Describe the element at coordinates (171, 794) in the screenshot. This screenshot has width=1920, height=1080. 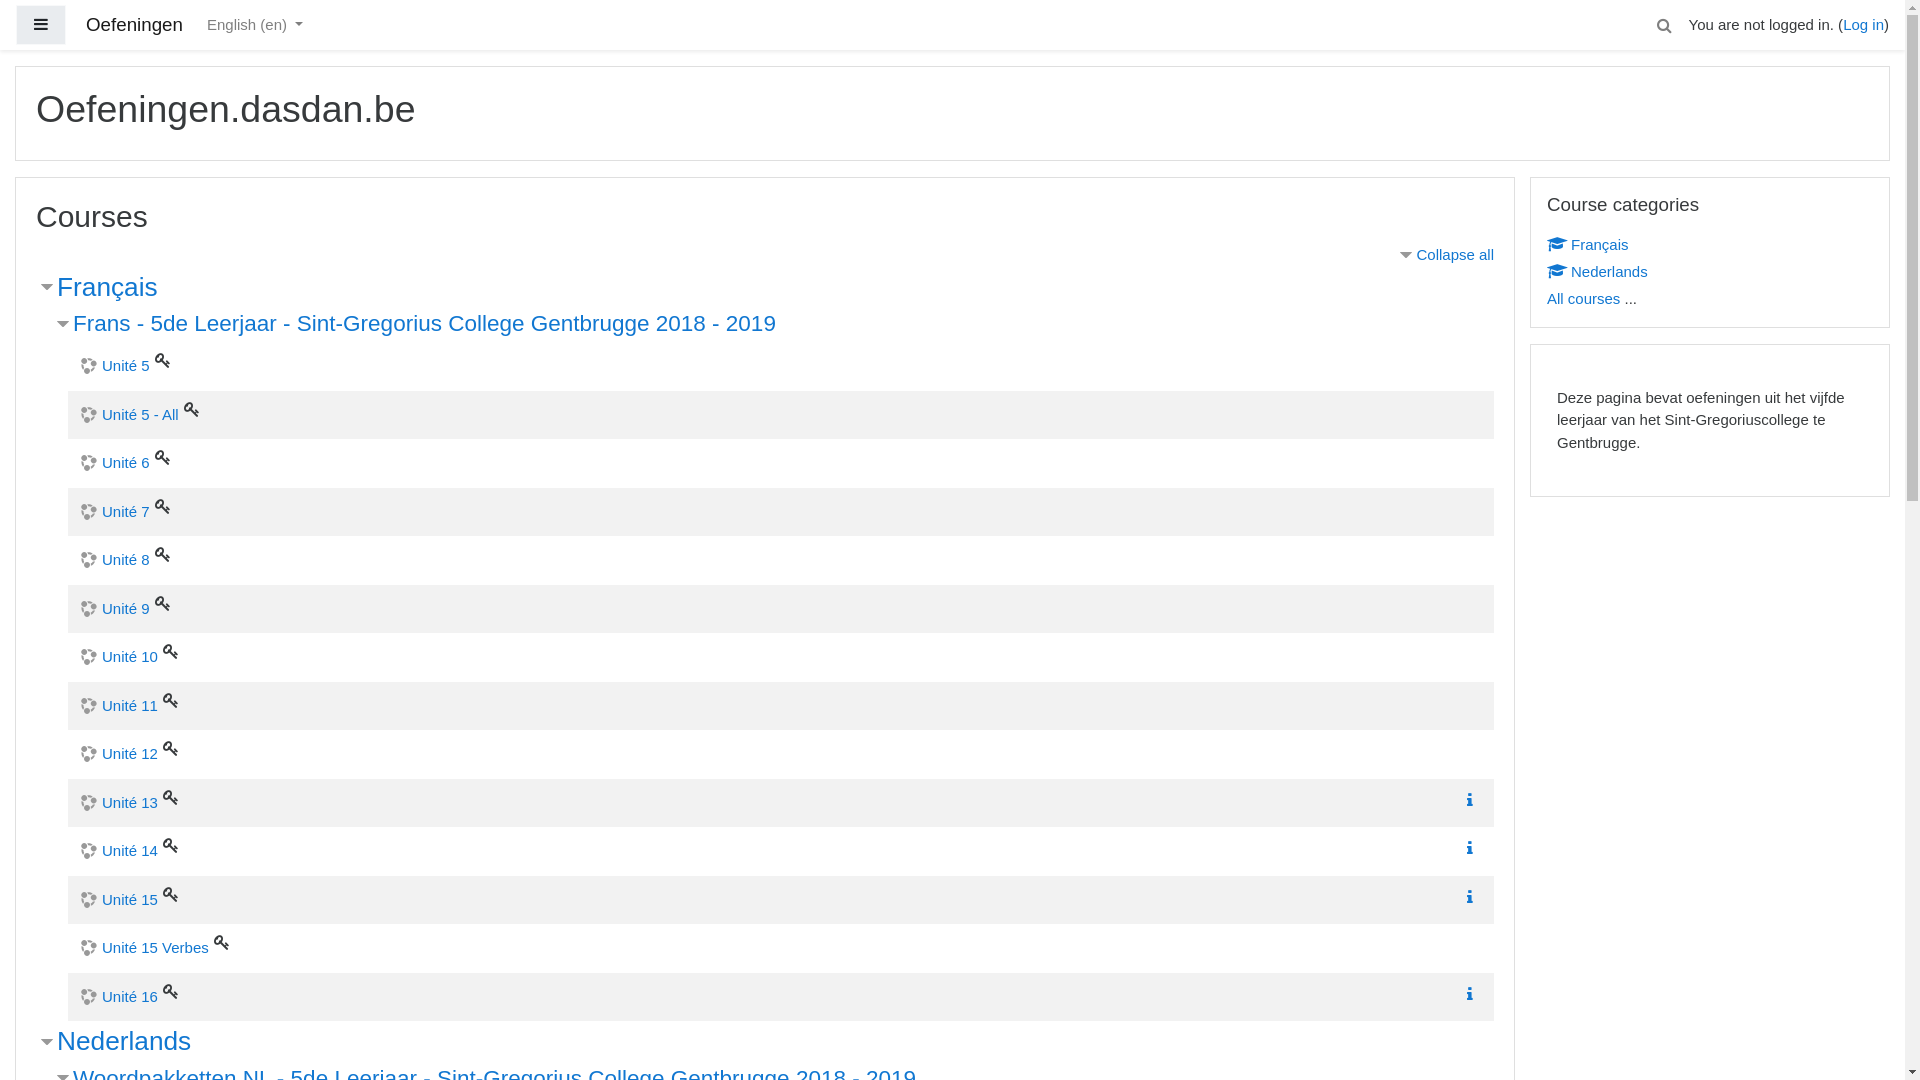
I see `'Self enrolment'` at that location.